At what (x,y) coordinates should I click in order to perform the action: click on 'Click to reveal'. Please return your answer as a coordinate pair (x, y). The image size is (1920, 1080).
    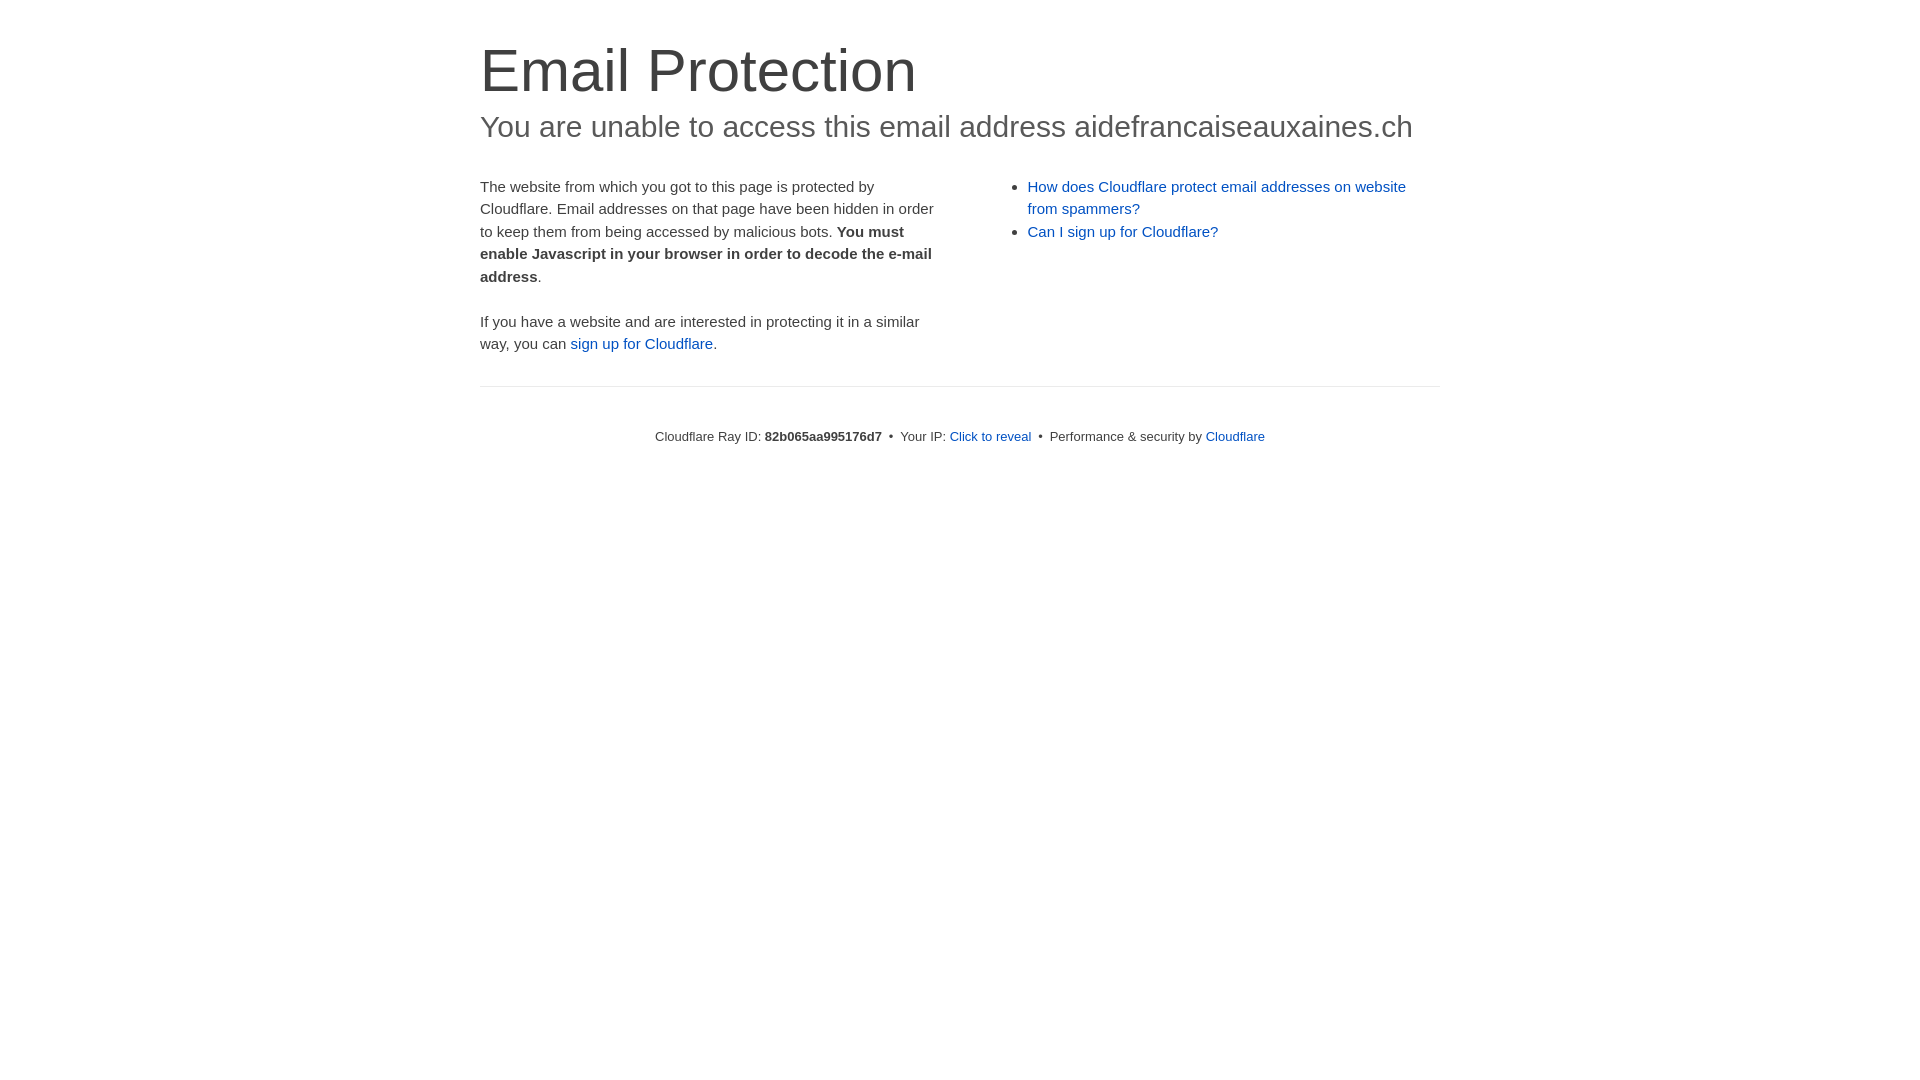
    Looking at the image, I should click on (990, 435).